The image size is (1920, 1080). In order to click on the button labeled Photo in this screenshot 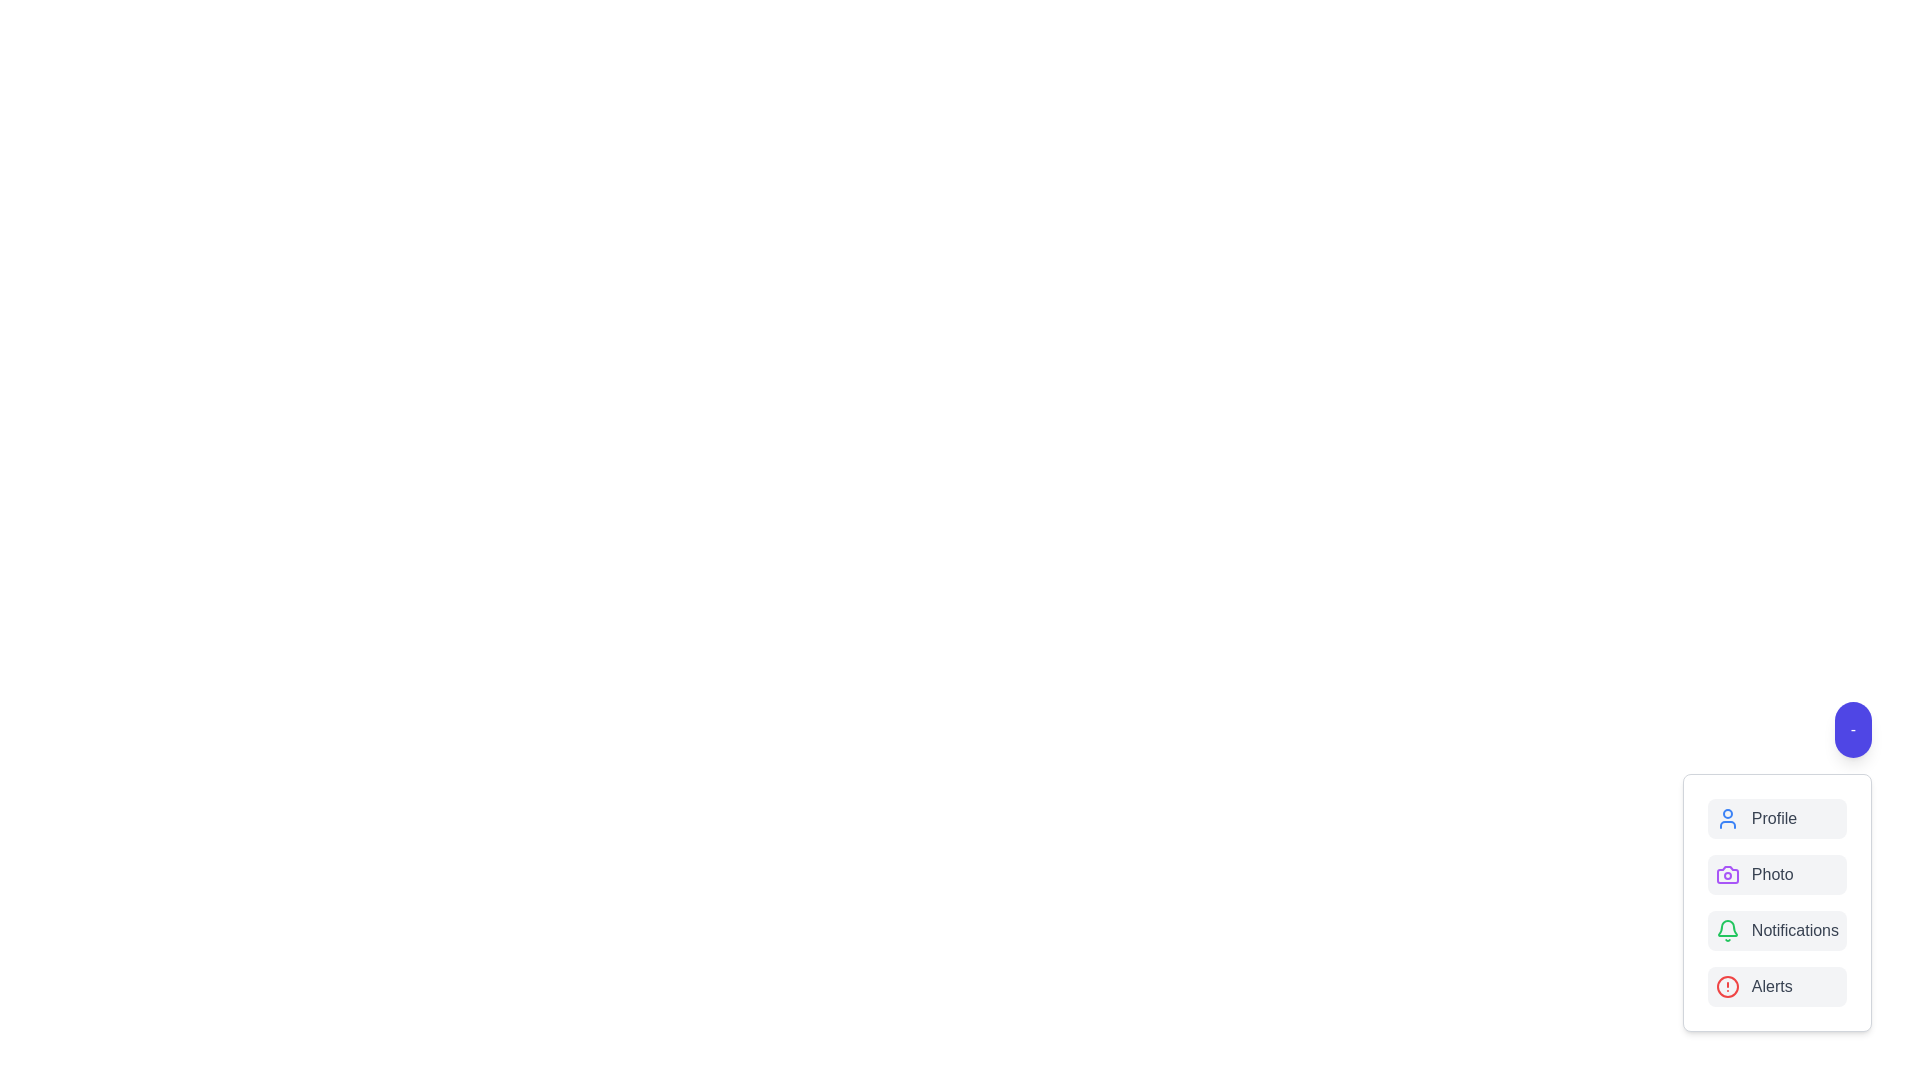, I will do `click(1776, 874)`.